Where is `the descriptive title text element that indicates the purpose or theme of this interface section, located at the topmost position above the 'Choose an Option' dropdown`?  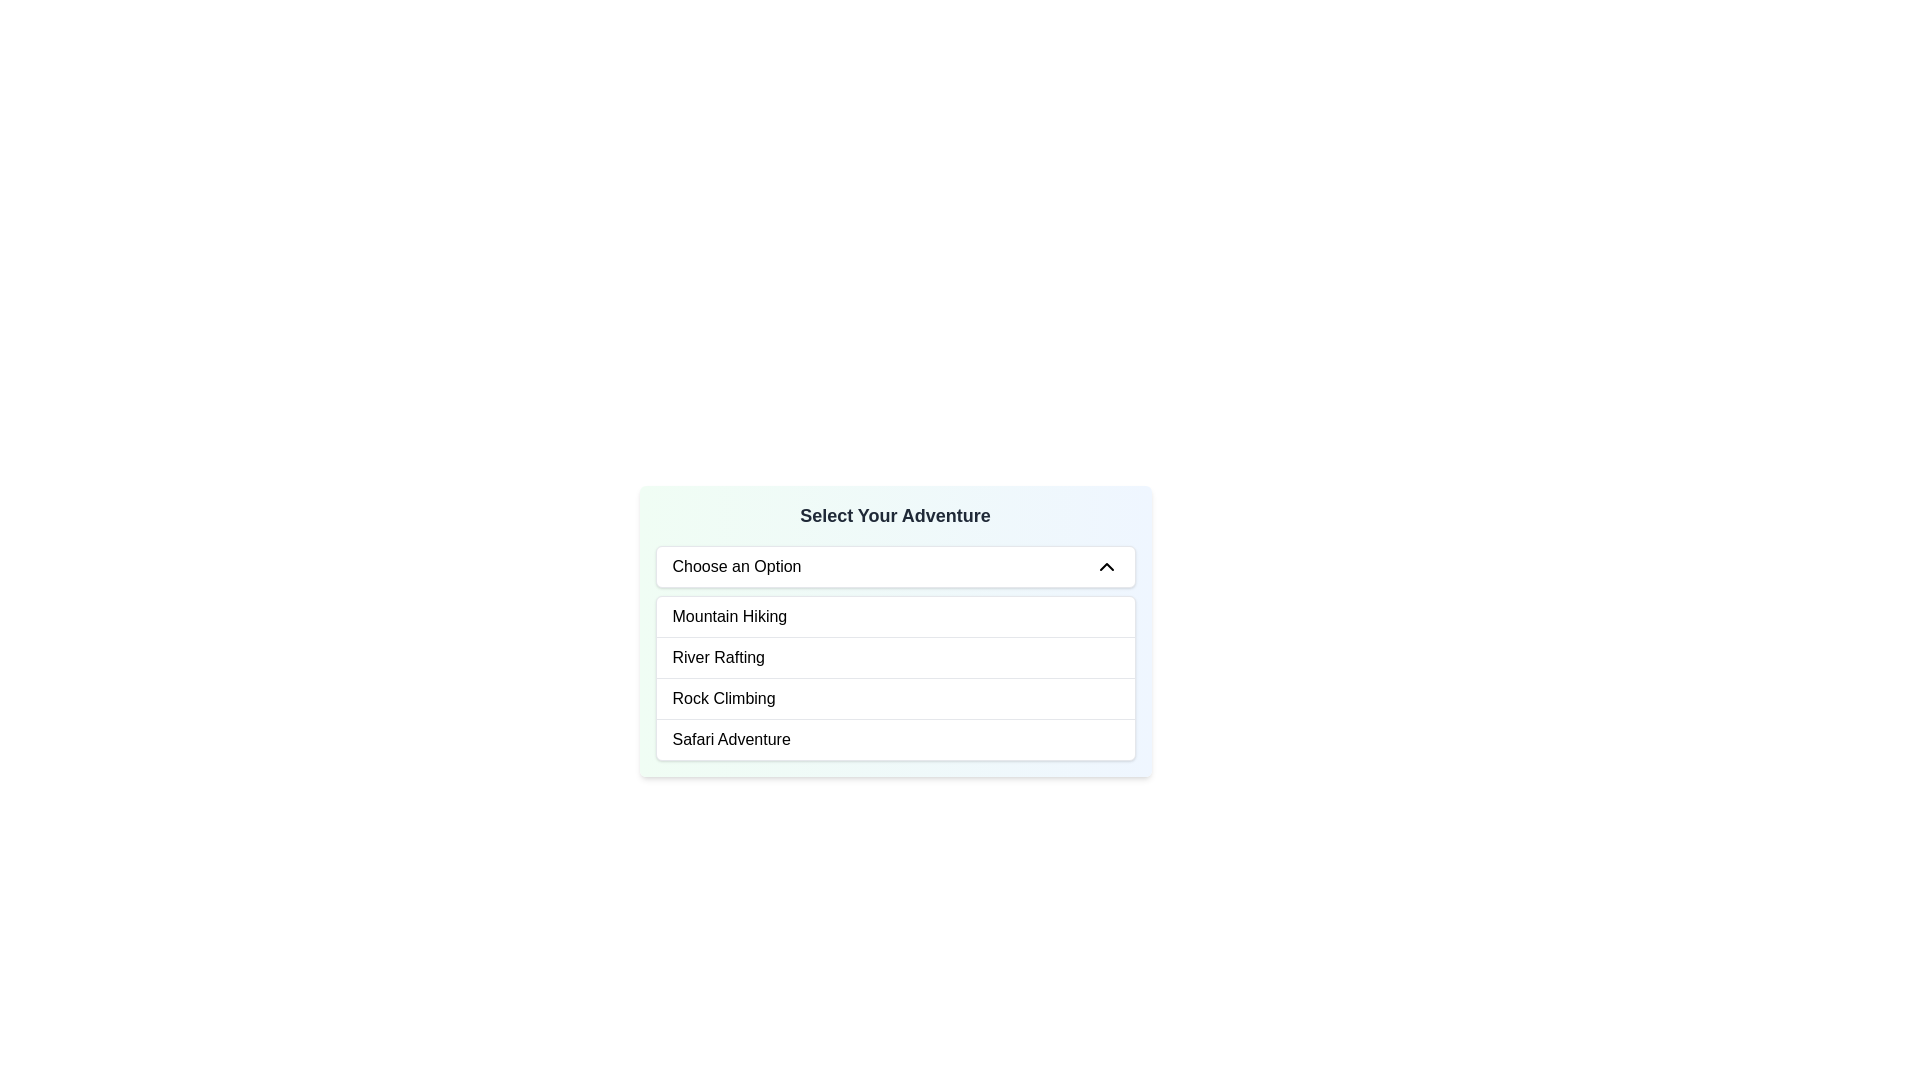 the descriptive title text element that indicates the purpose or theme of this interface section, located at the topmost position above the 'Choose an Option' dropdown is located at coordinates (894, 515).